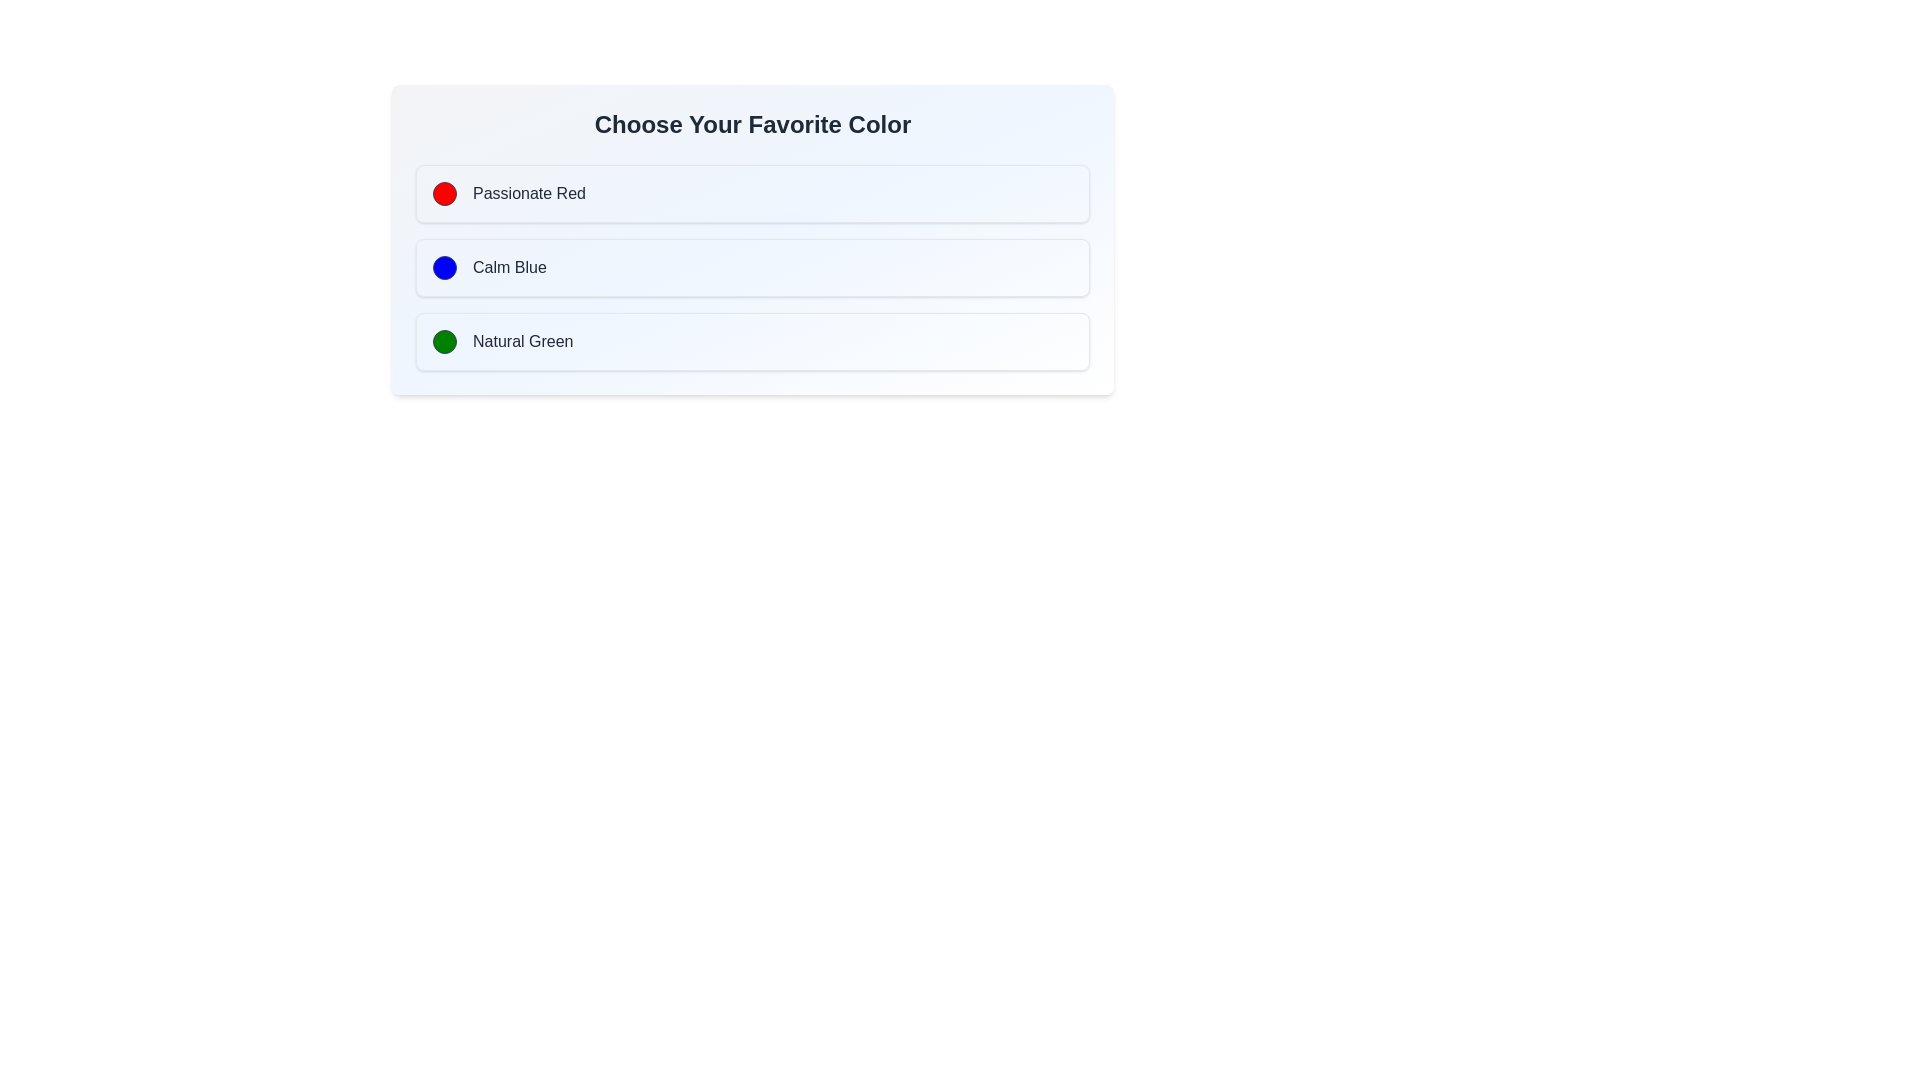 The width and height of the screenshot is (1920, 1080). I want to click on the 'Natural Green' button located below 'Passionate Red' and 'Calm Blue', so click(752, 341).